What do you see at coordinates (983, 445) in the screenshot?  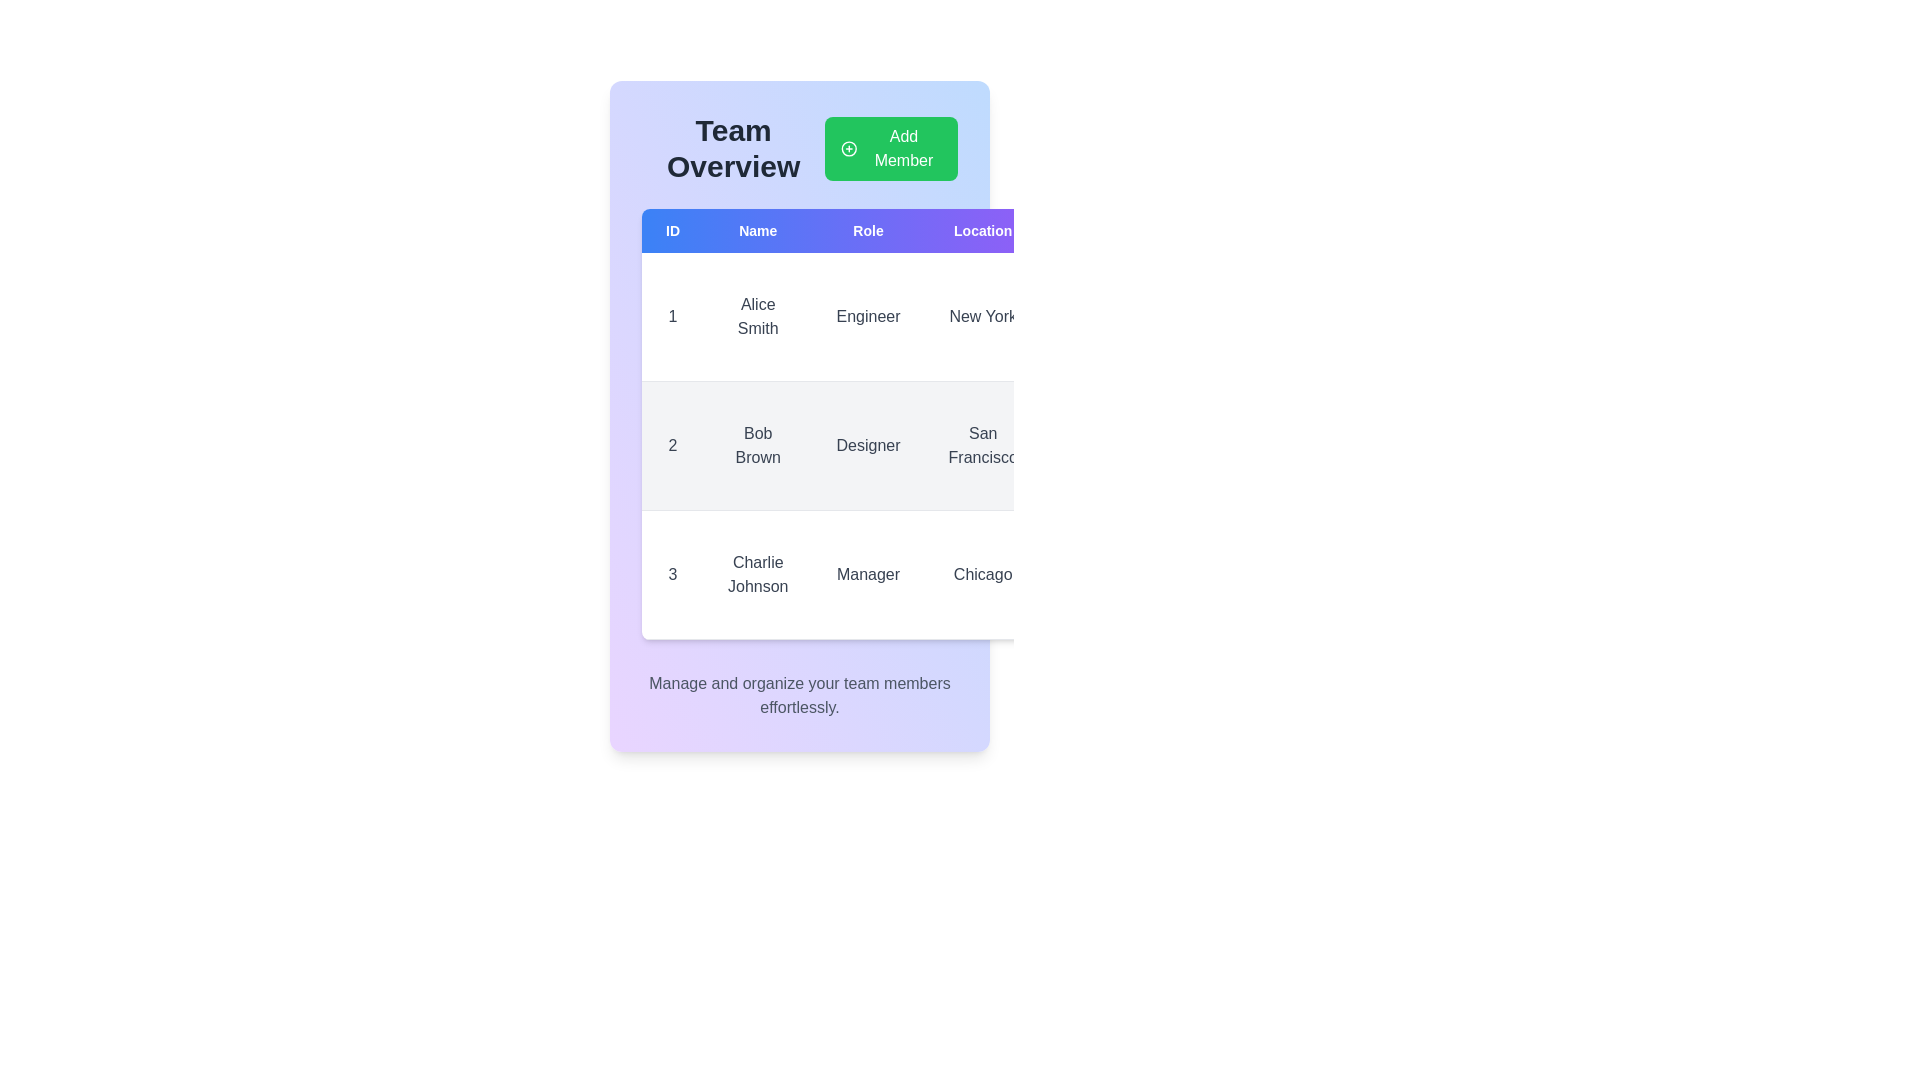 I see `the non-interactive text label displaying location information for 'Bob Brown', the Designer, located in the fourth column of the second row of the table` at bounding box center [983, 445].